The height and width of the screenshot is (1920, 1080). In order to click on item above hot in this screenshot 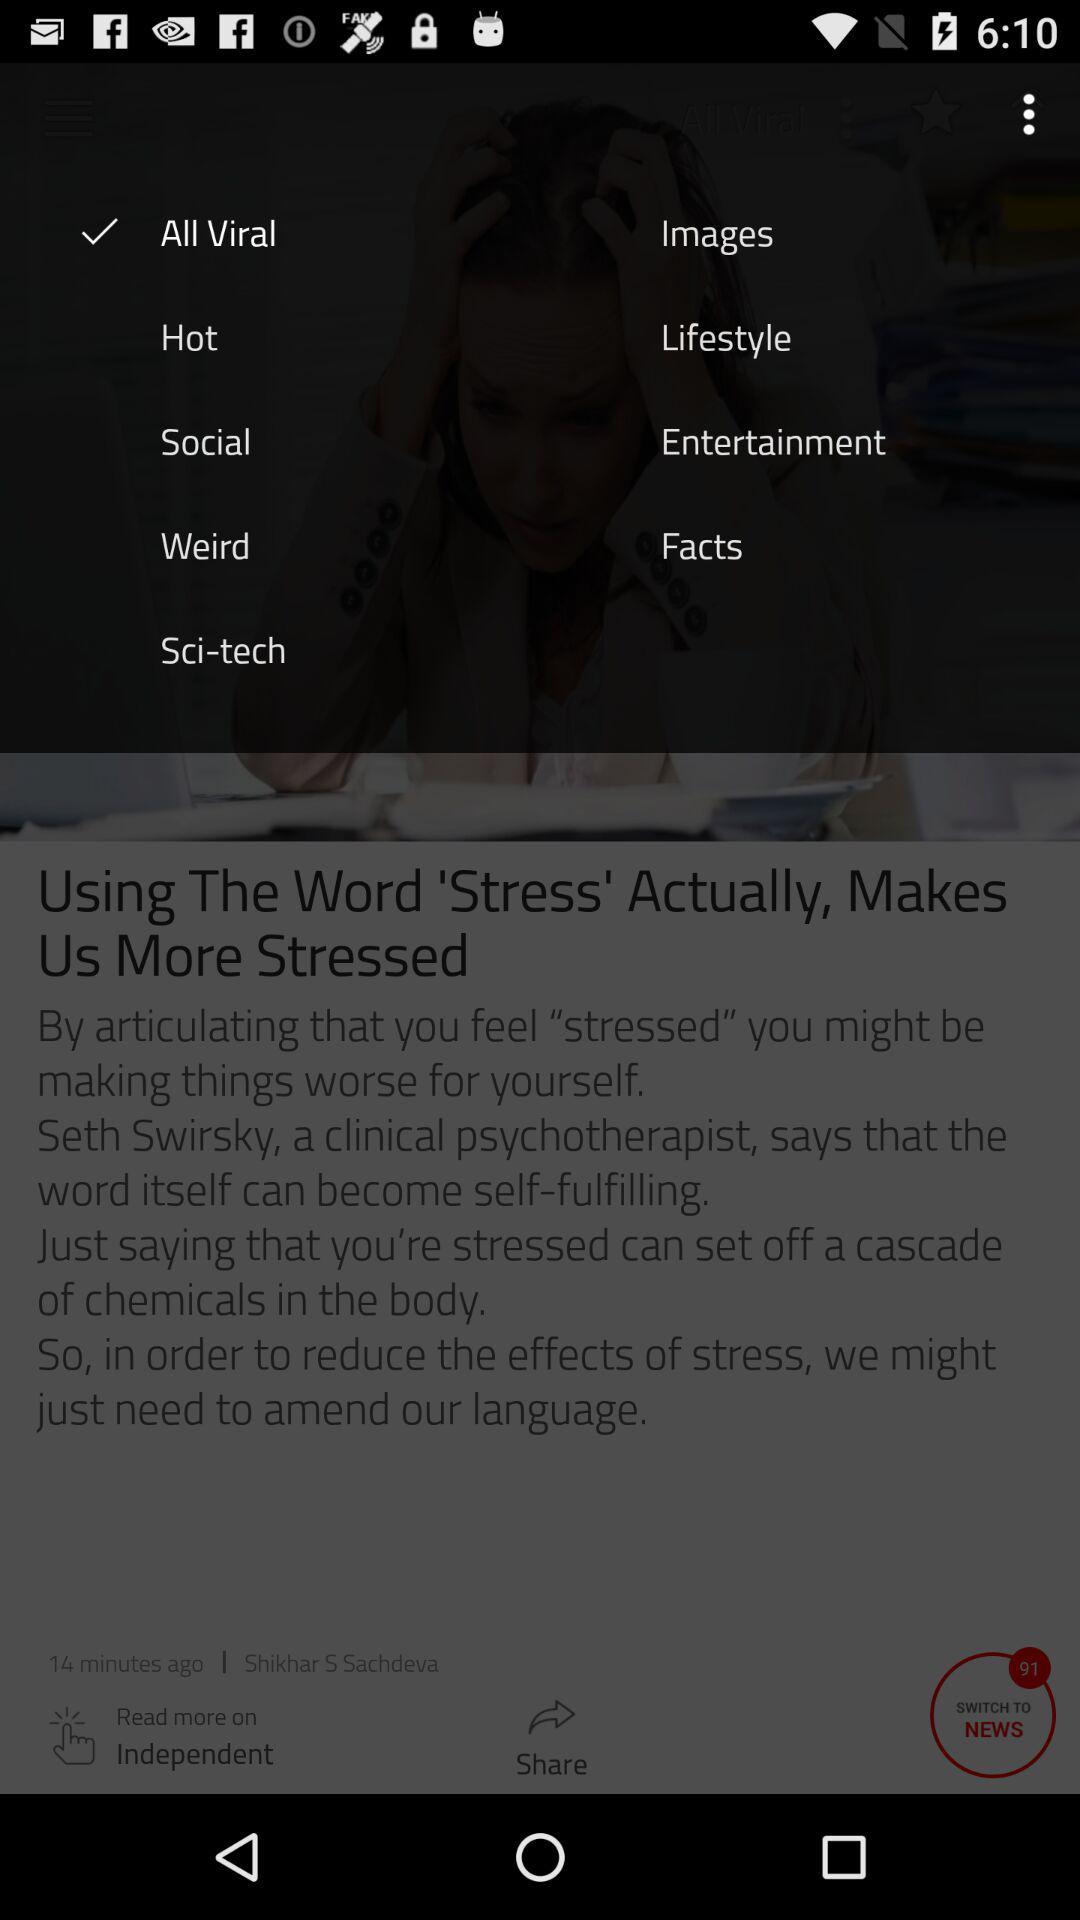, I will do `click(218, 230)`.